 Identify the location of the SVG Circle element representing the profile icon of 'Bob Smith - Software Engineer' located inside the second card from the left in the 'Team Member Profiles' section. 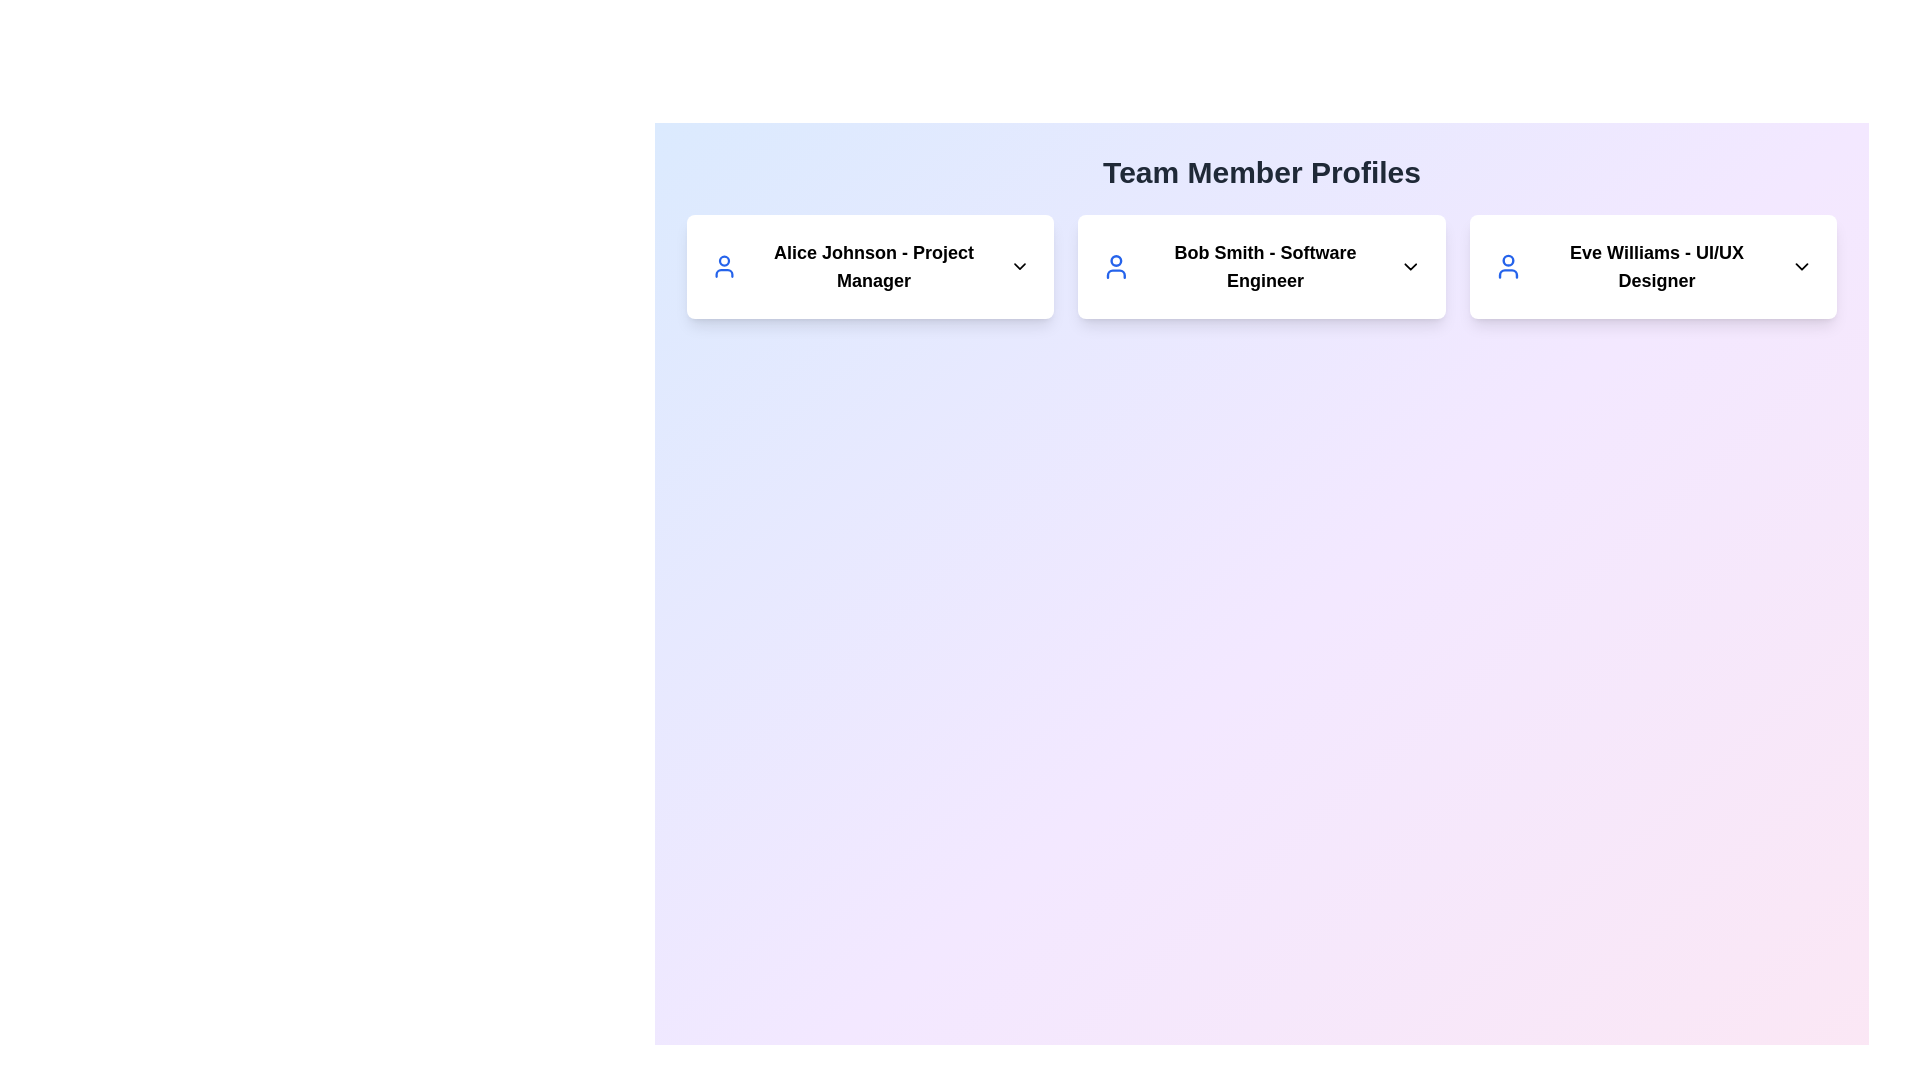
(1115, 260).